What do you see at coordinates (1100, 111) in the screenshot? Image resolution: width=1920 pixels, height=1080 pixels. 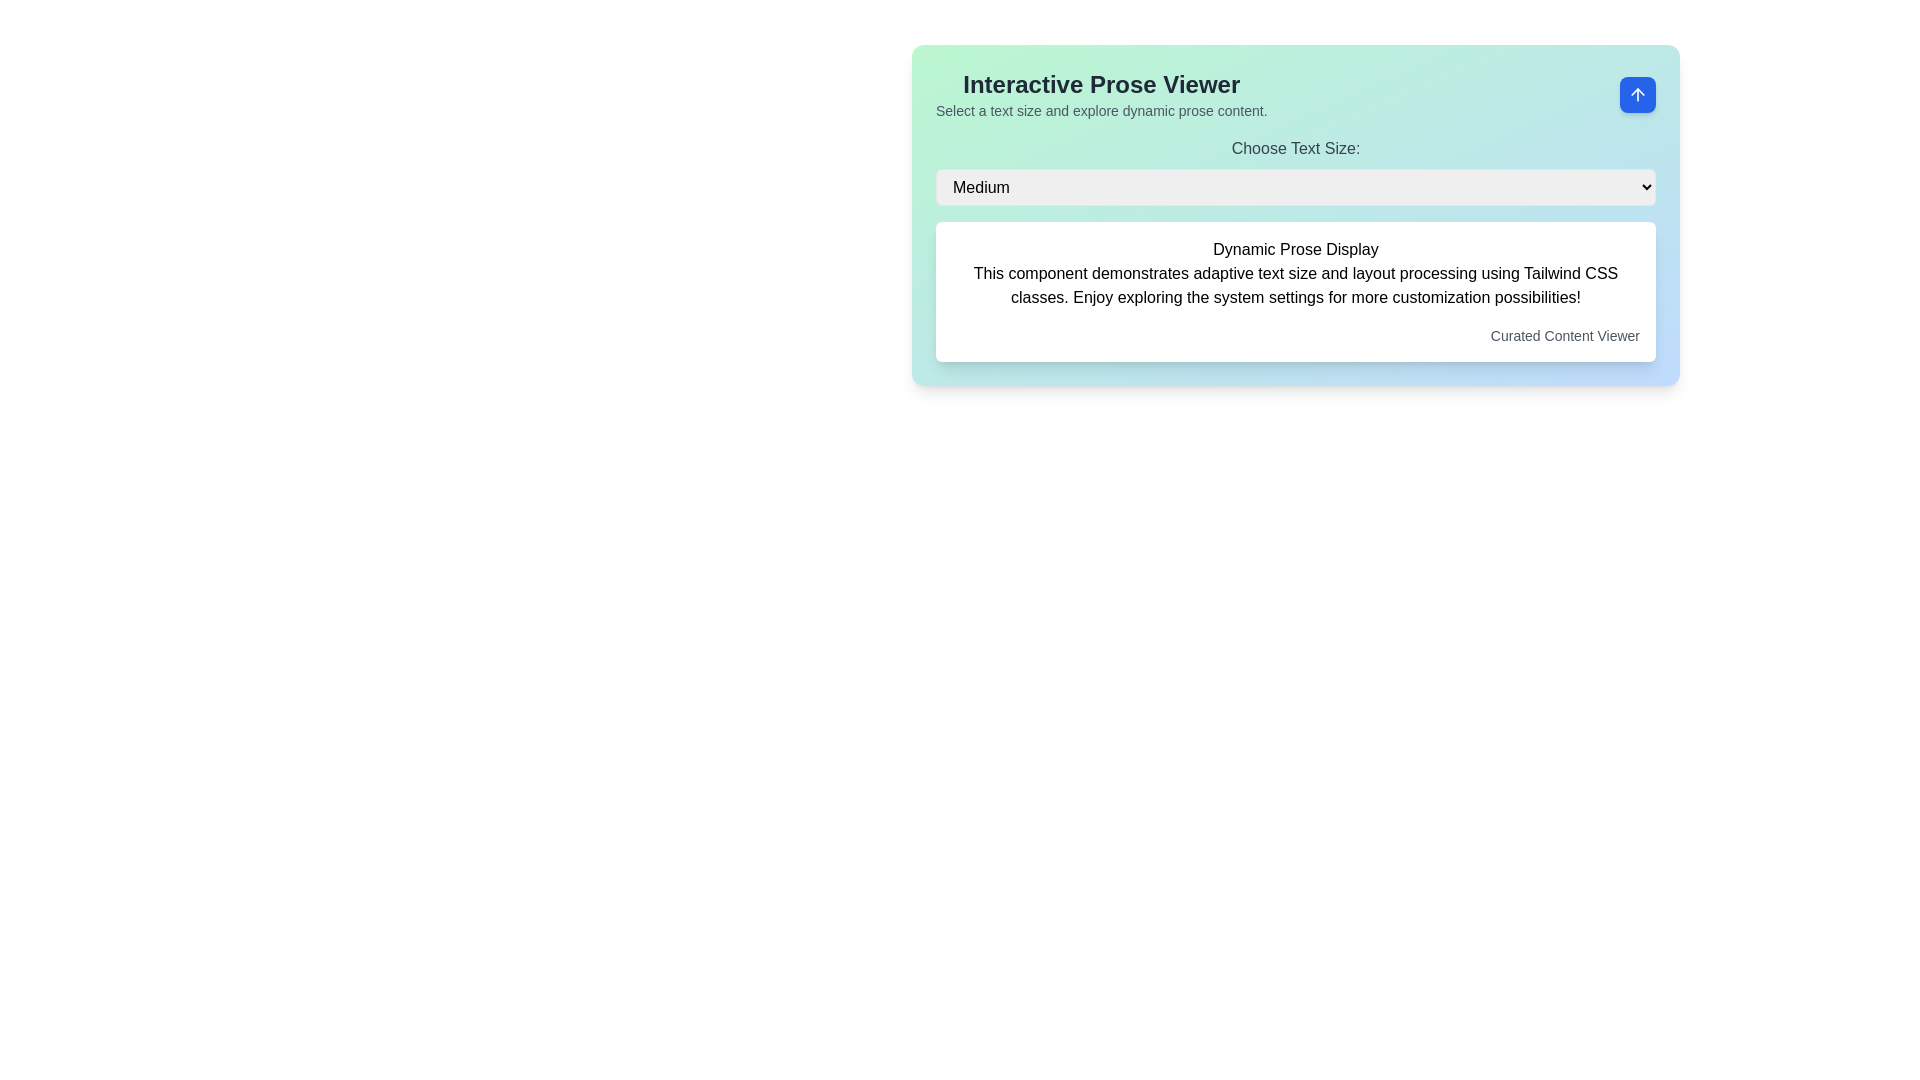 I see `the instructional Text Label located below the 'Interactive Prose Viewer' heading` at bounding box center [1100, 111].